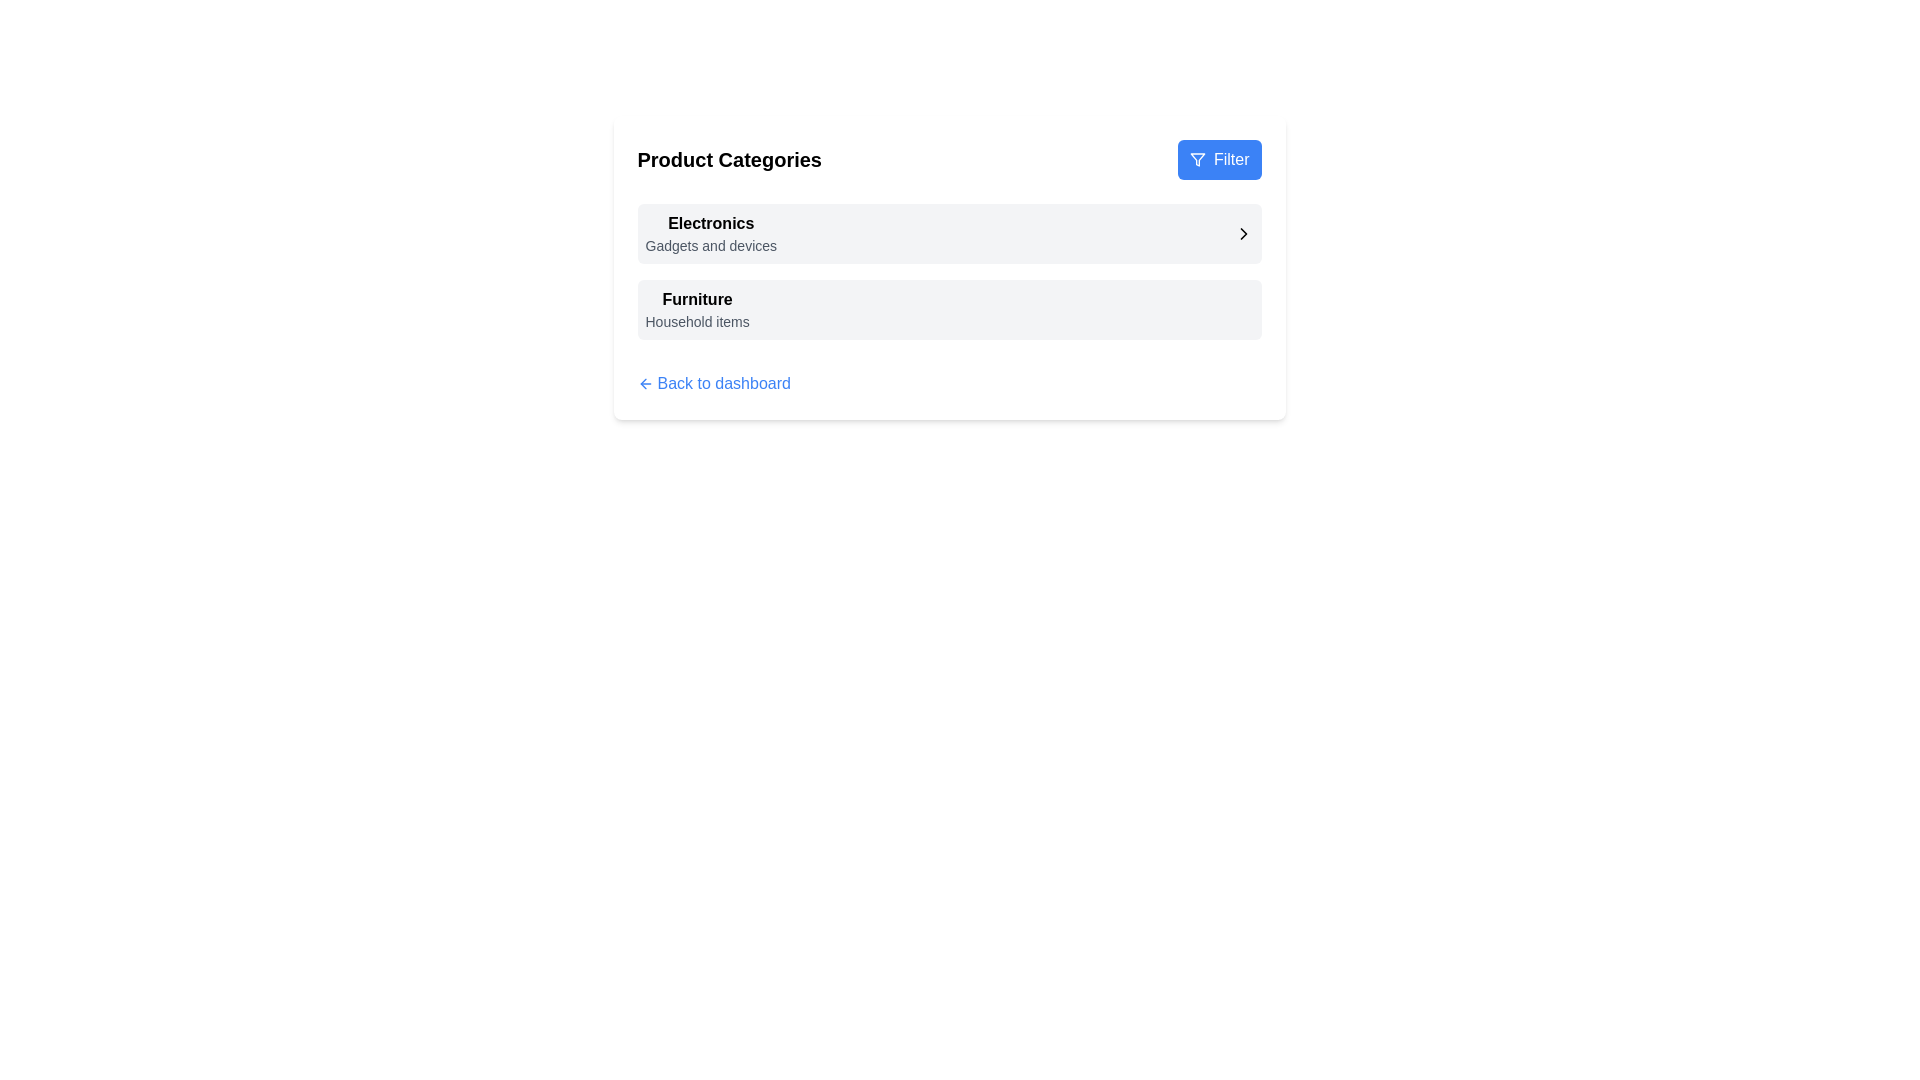 The width and height of the screenshot is (1920, 1080). What do you see at coordinates (1242, 233) in the screenshot?
I see `the rightward navigation chevron icon located to the right of the 'Electronics' category text` at bounding box center [1242, 233].